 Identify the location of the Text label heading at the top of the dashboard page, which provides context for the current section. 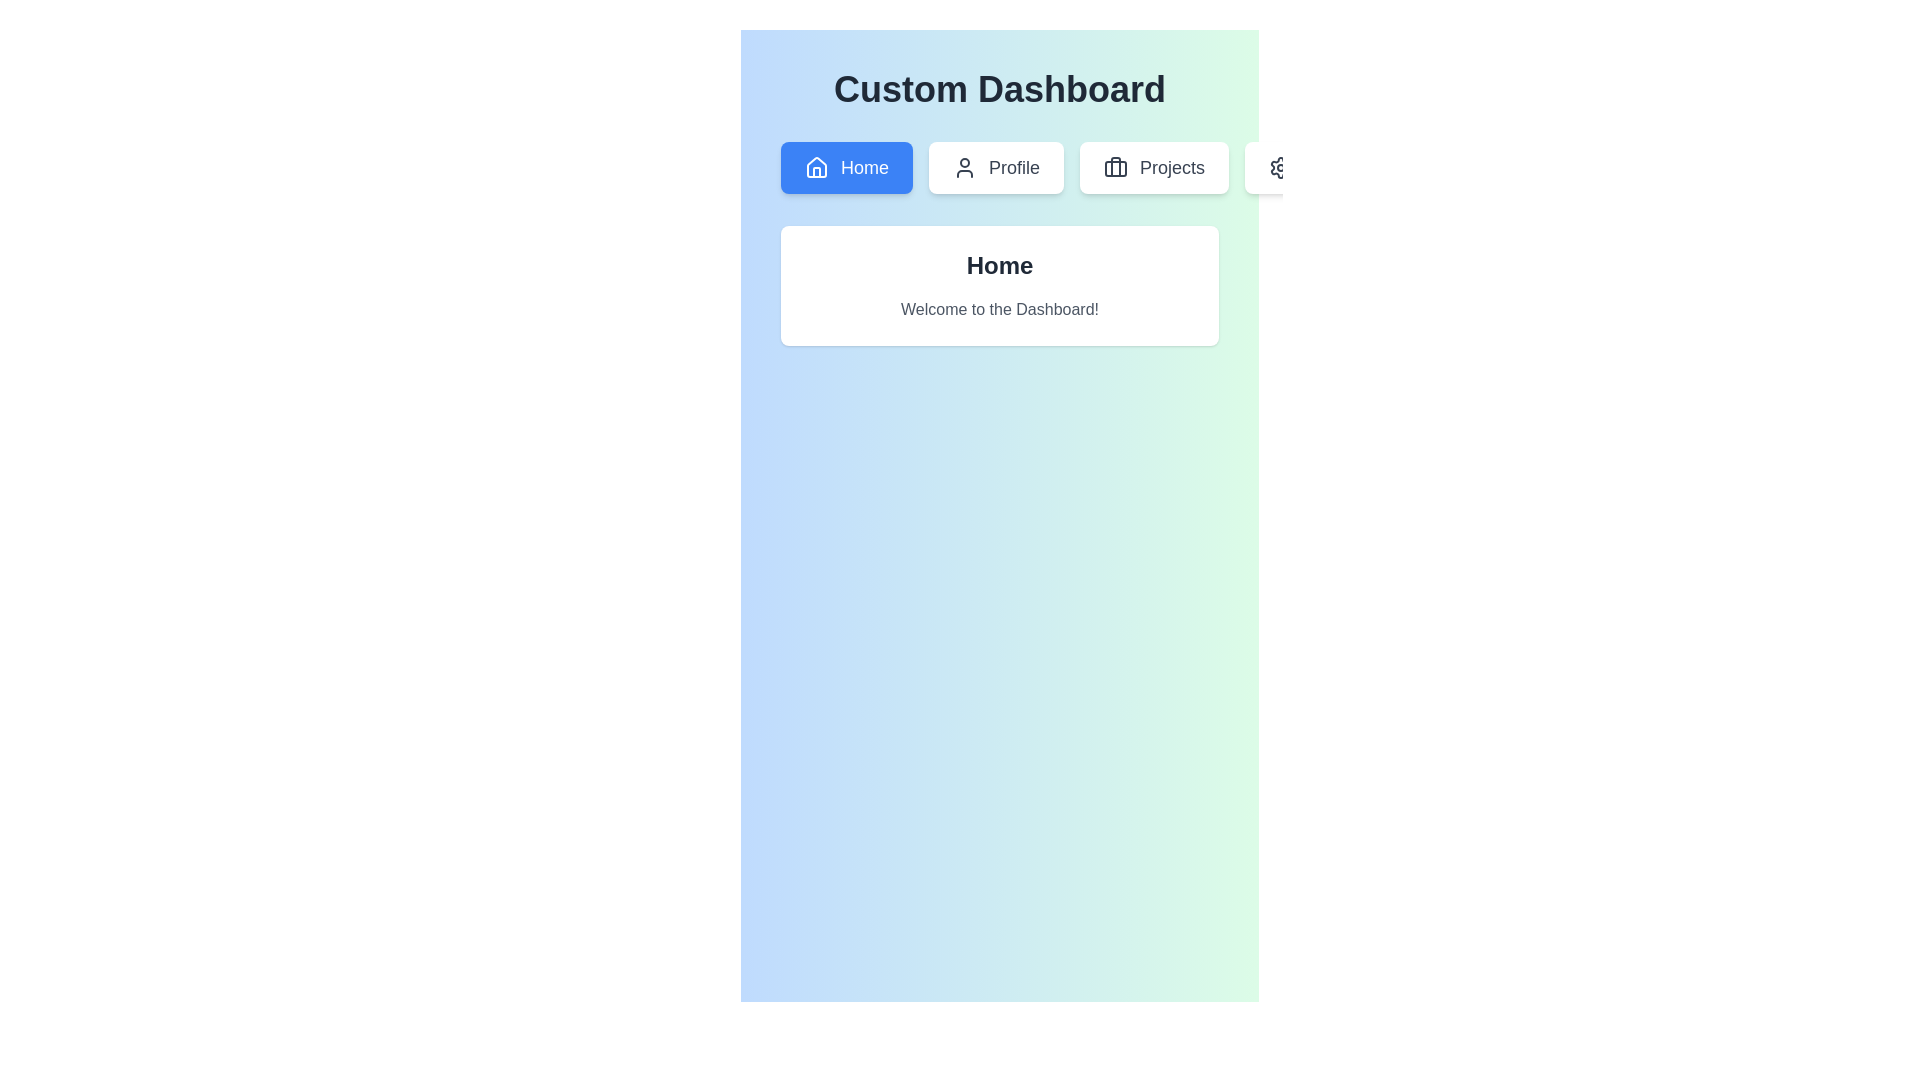
(999, 88).